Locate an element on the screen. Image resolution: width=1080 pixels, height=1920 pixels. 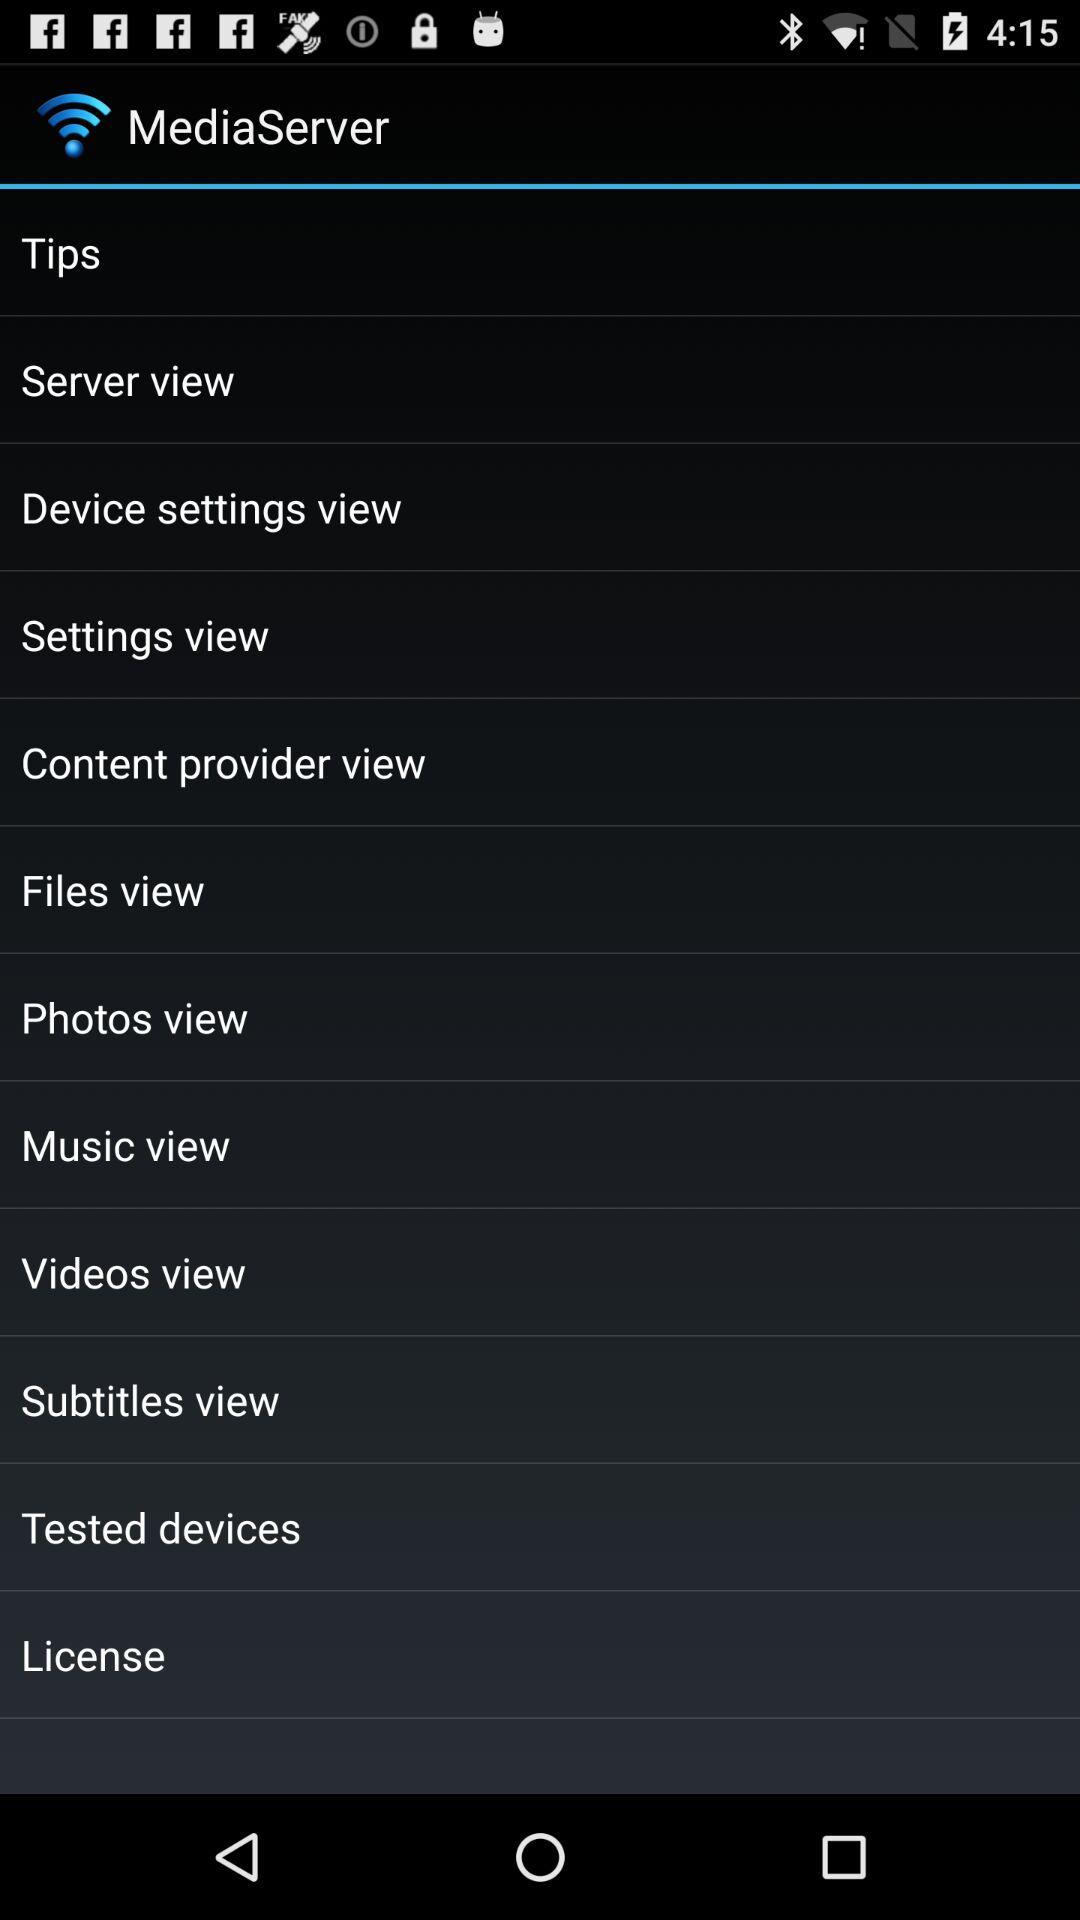
checkbox below the tips item is located at coordinates (540, 379).